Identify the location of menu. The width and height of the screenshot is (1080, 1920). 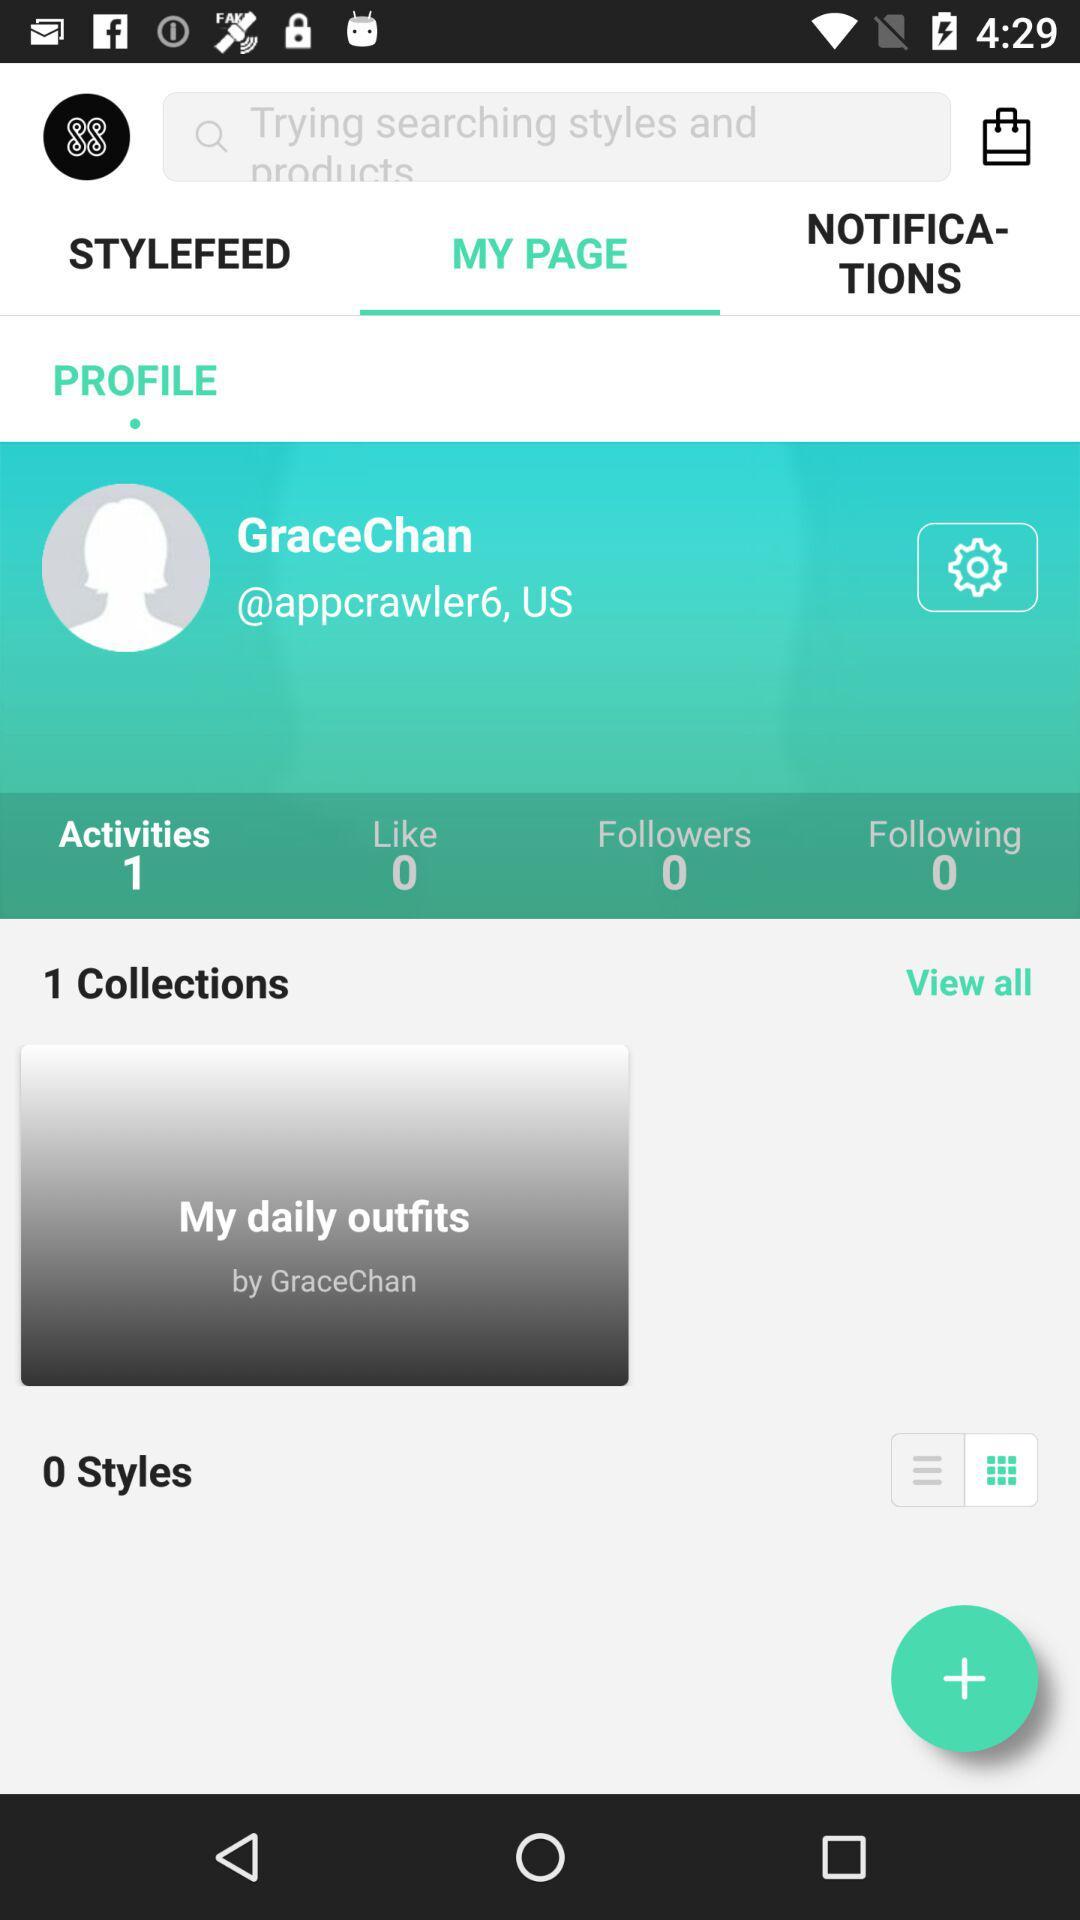
(927, 1469).